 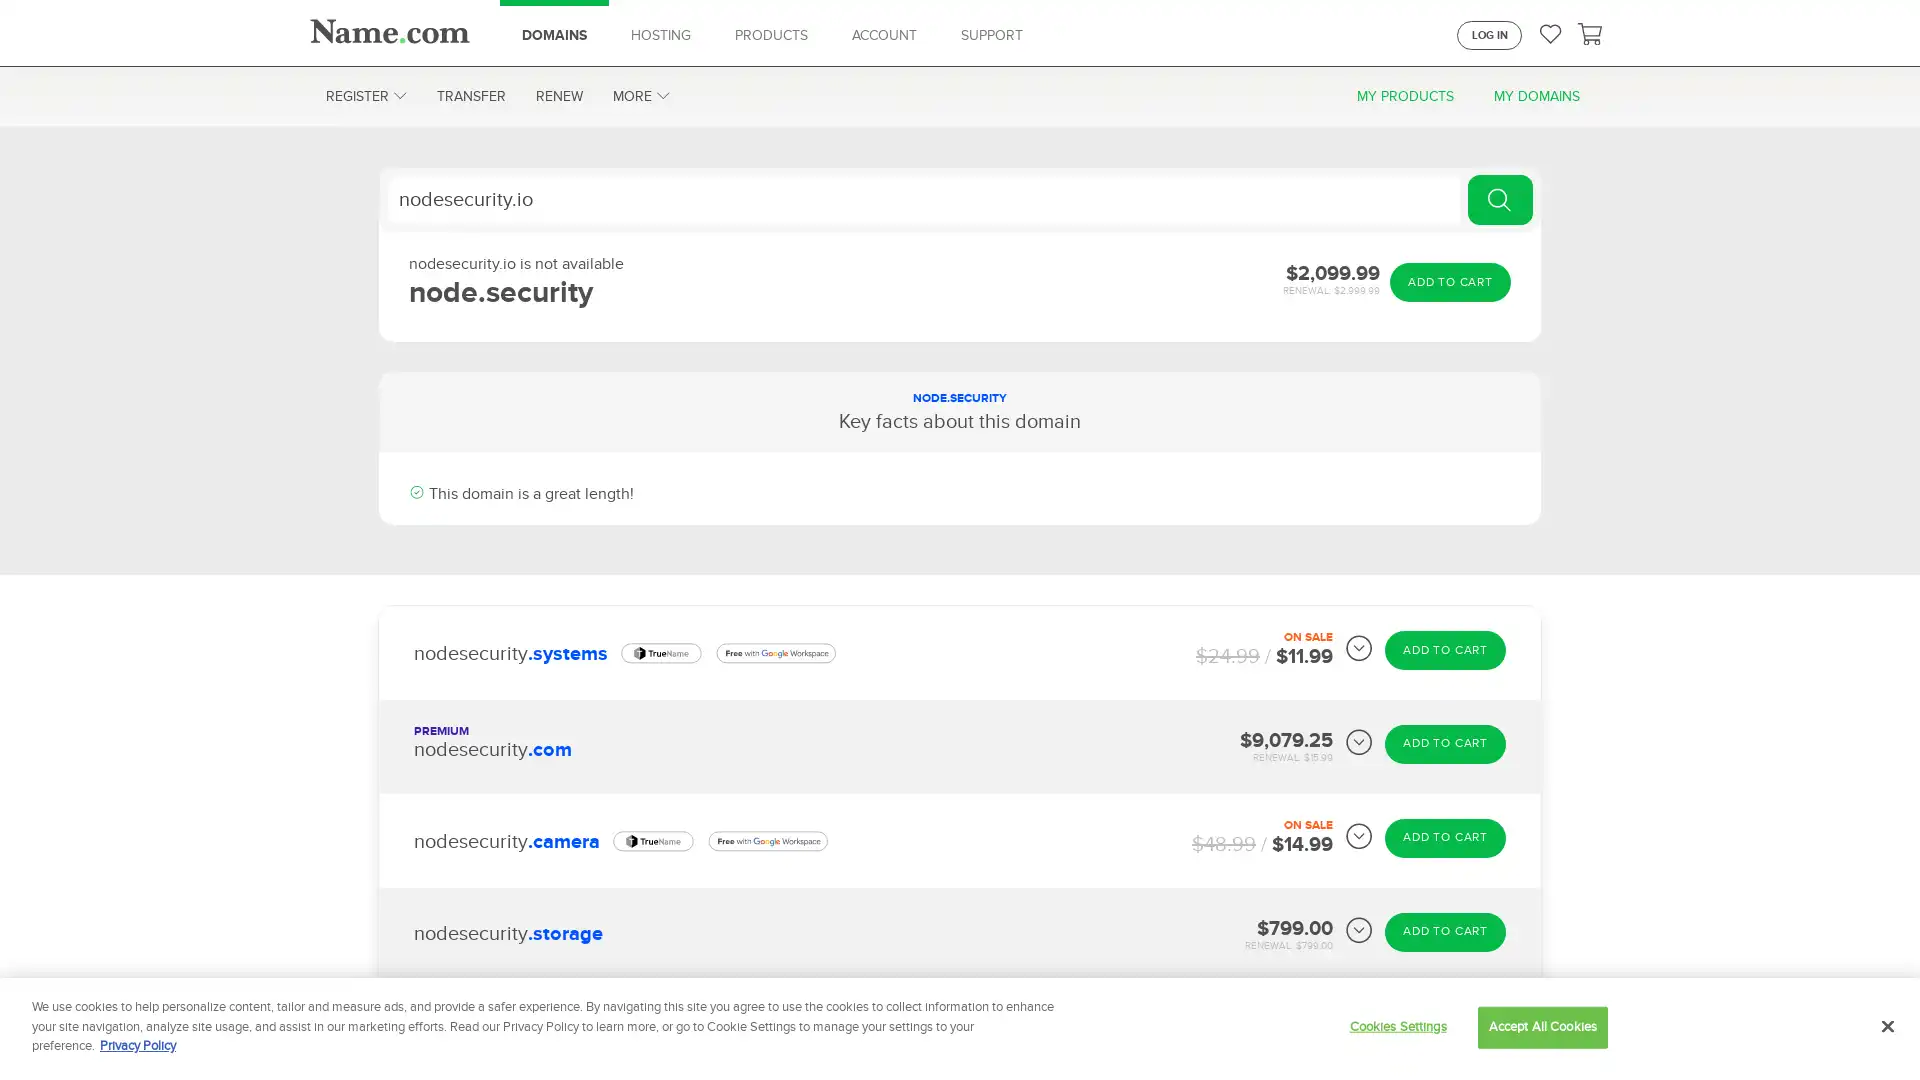 I want to click on Cookies Settings, so click(x=1396, y=1026).